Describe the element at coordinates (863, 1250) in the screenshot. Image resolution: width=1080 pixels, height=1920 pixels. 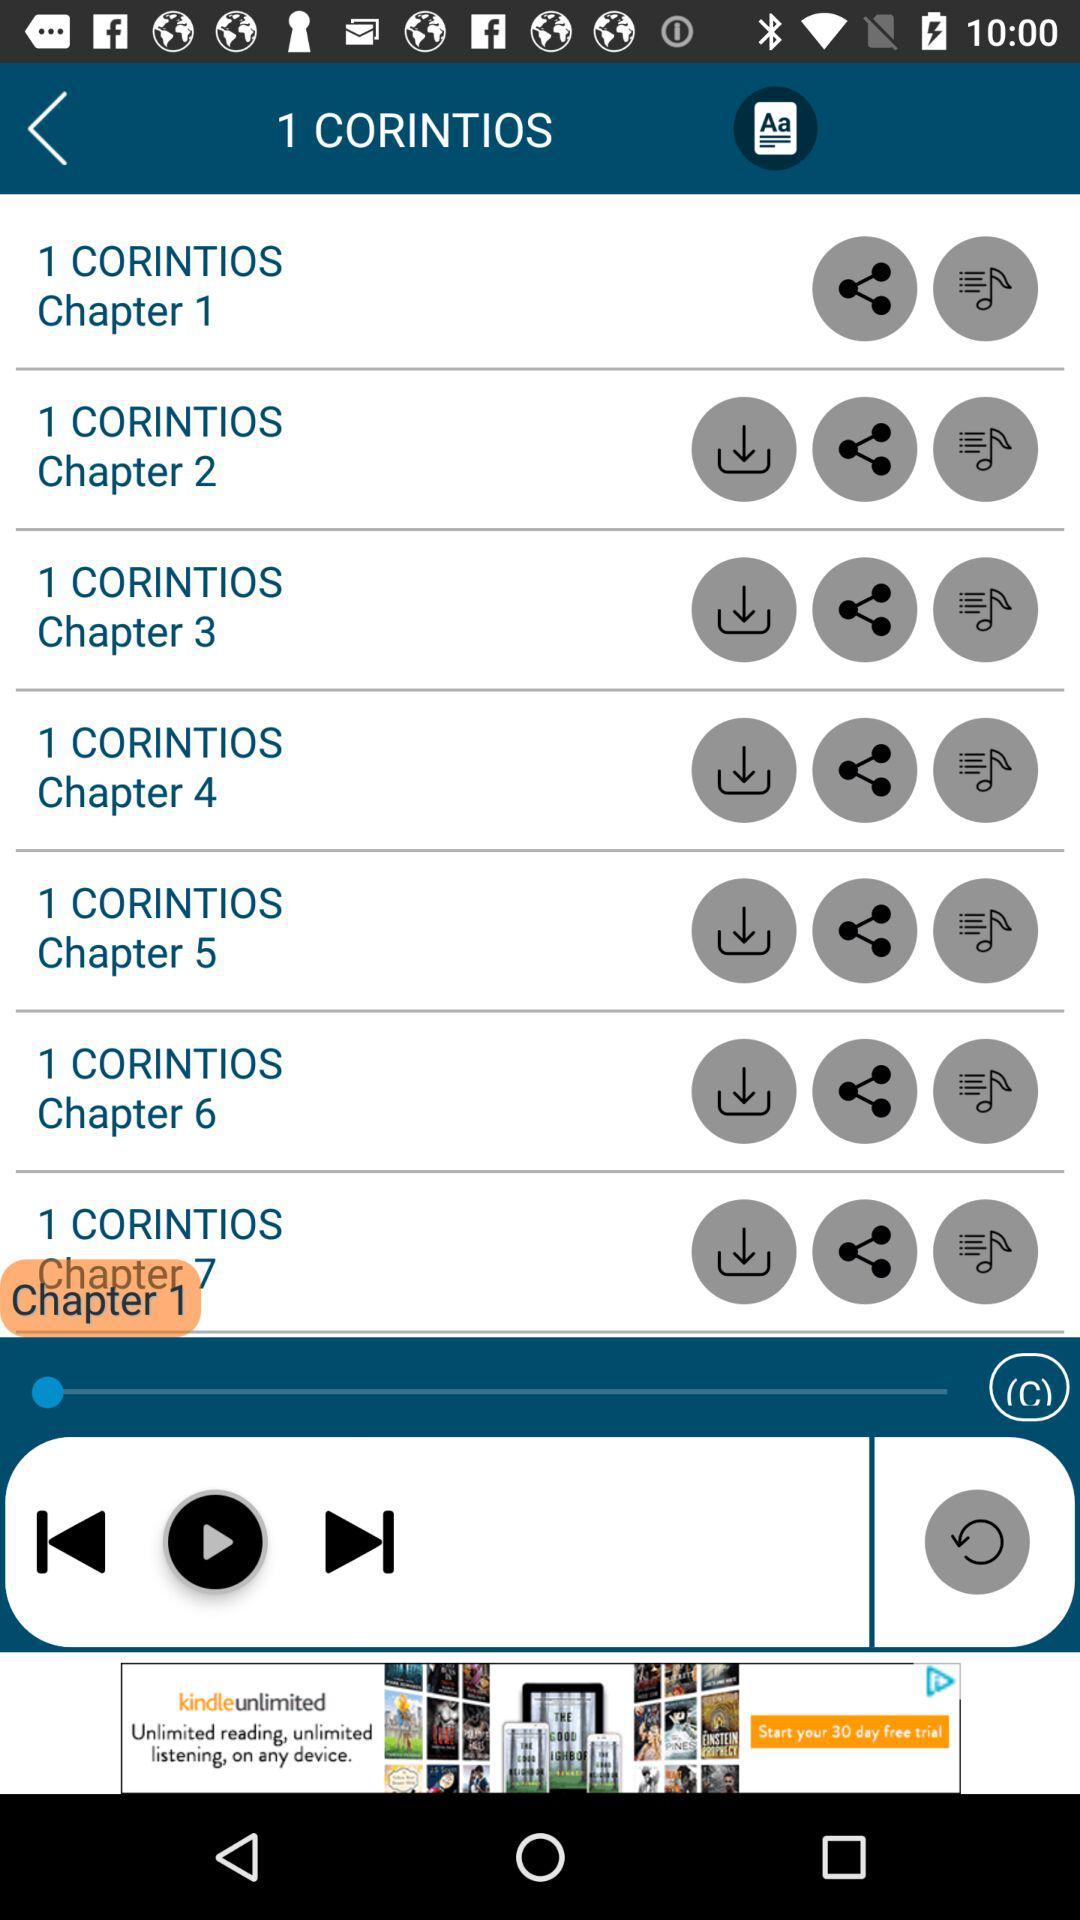
I see `share button` at that location.